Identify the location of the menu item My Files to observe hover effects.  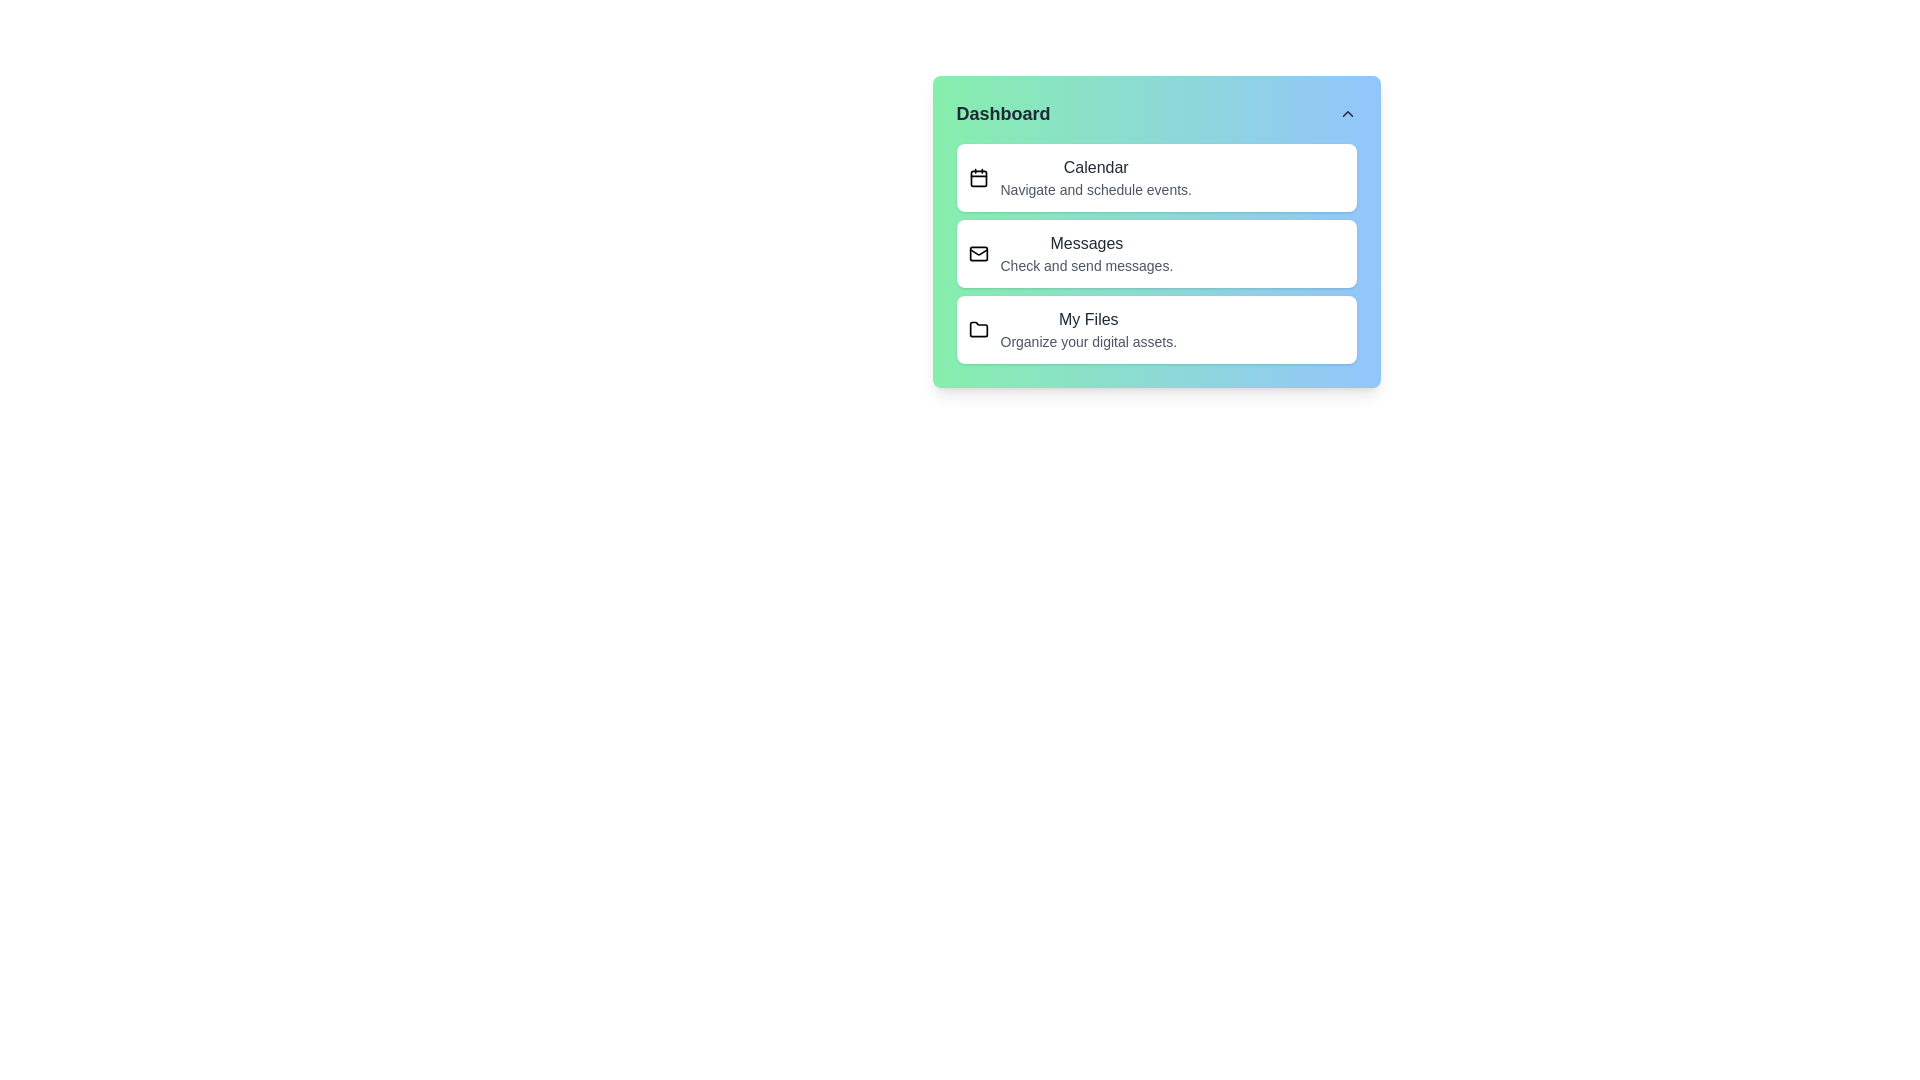
(1156, 329).